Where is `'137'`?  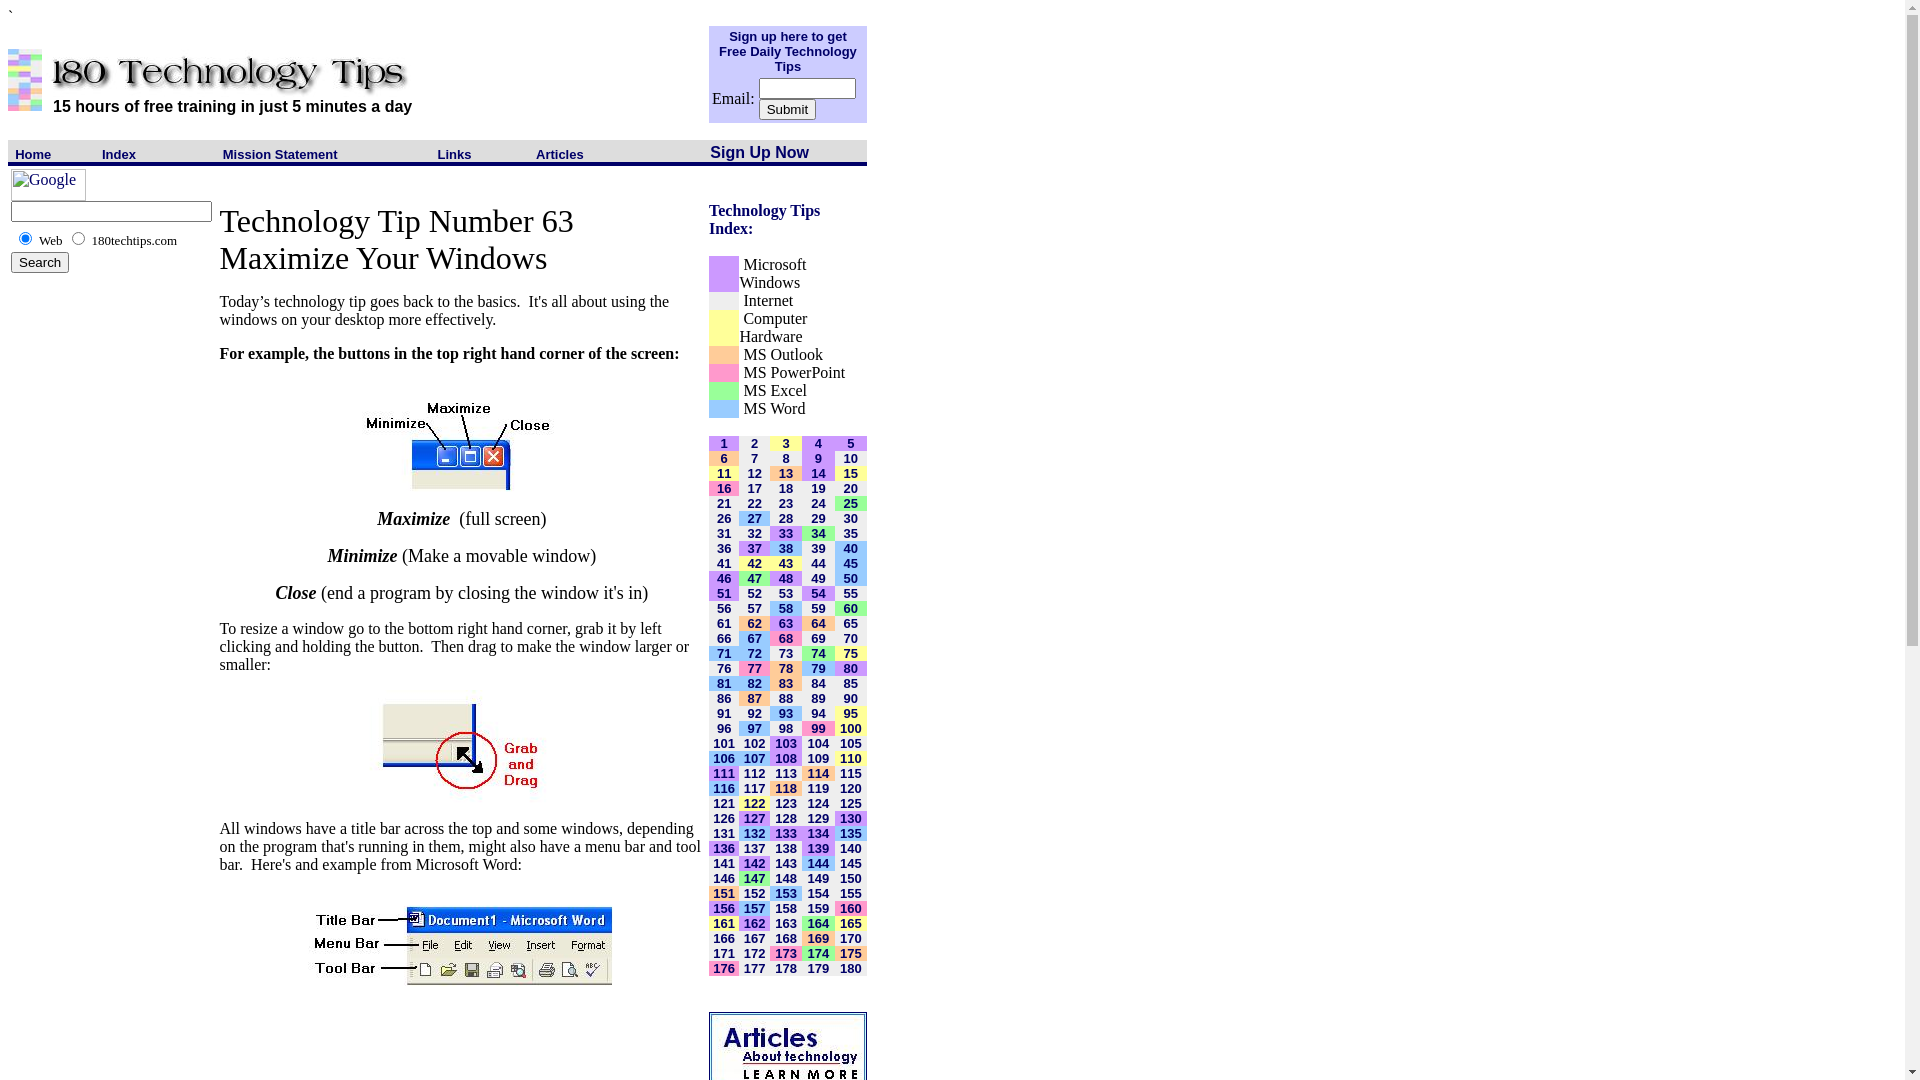
'137' is located at coordinates (753, 847).